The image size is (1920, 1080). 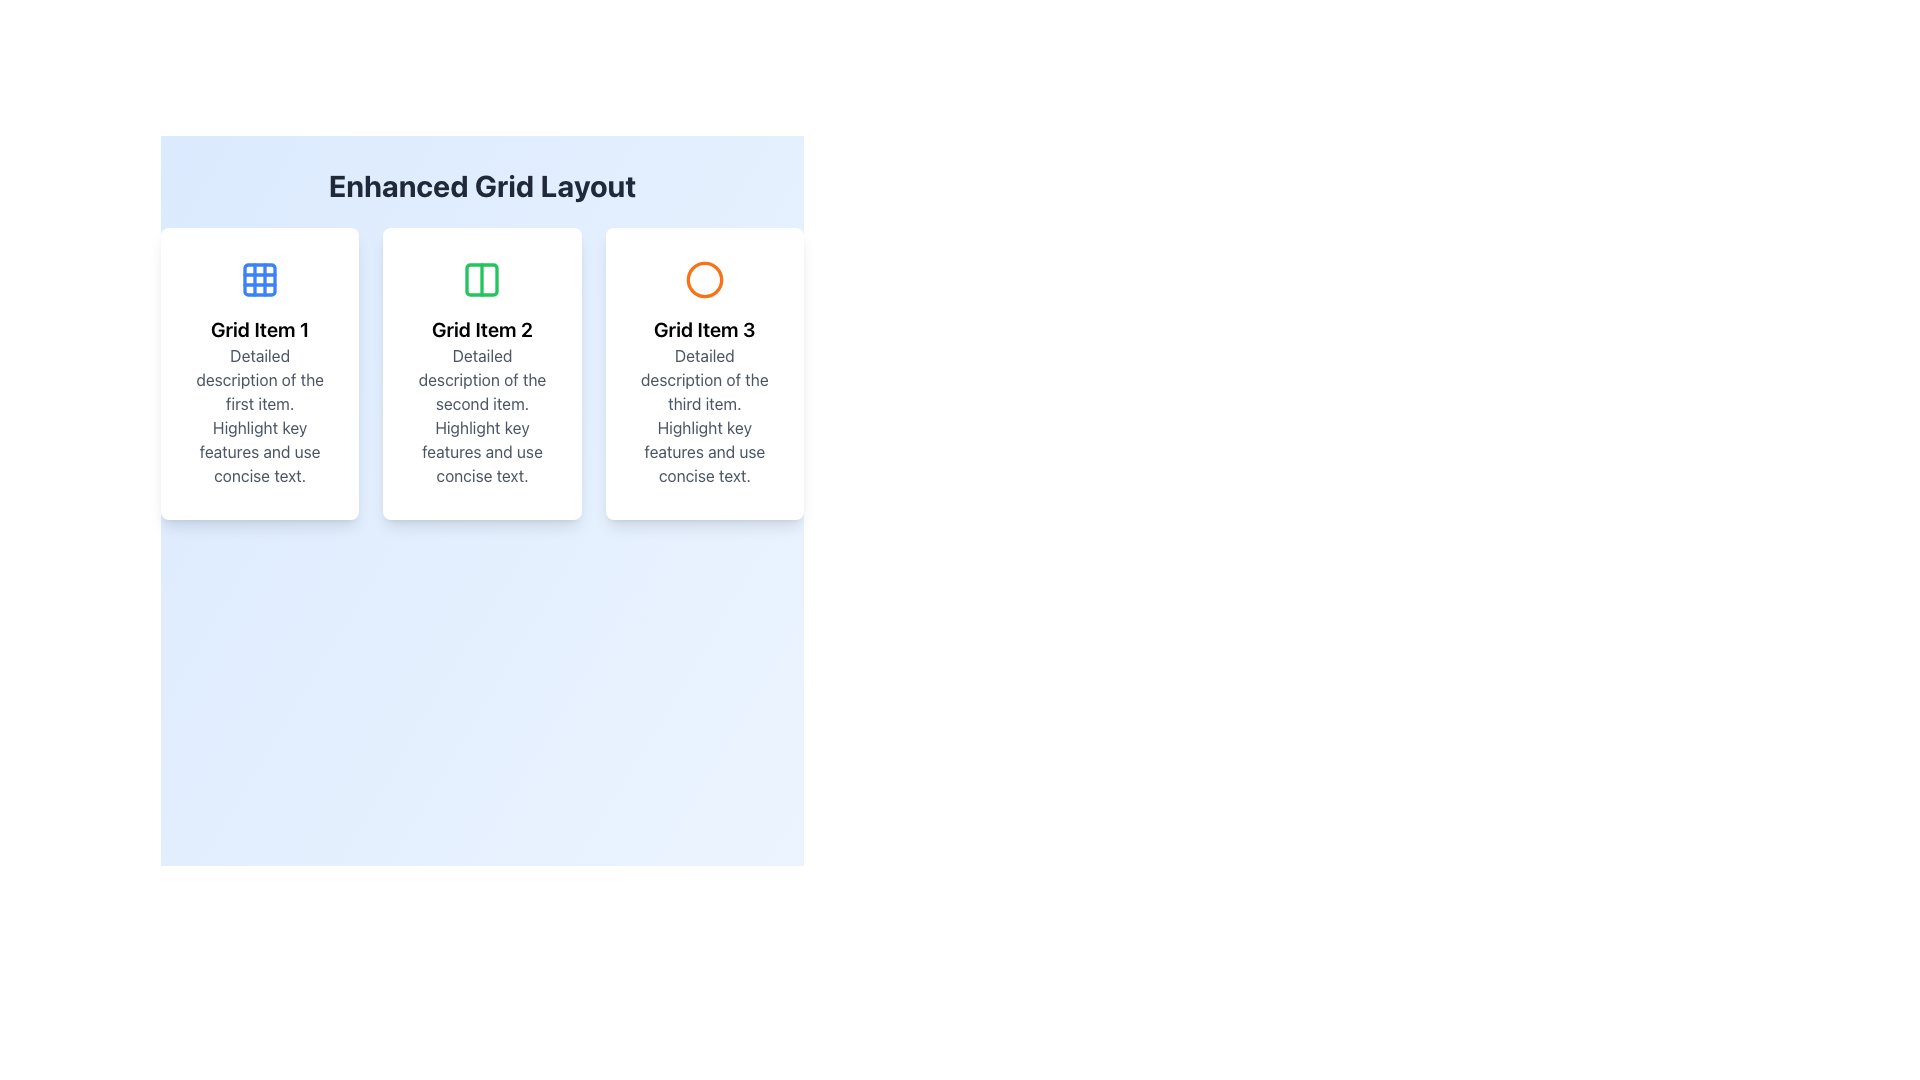 I want to click on the Decorative component, a small rectangular shape with rounded corners located in the top-left corner of the grid structure, which is part of an SVG icon above the text 'Grid Item 1', so click(x=259, y=280).